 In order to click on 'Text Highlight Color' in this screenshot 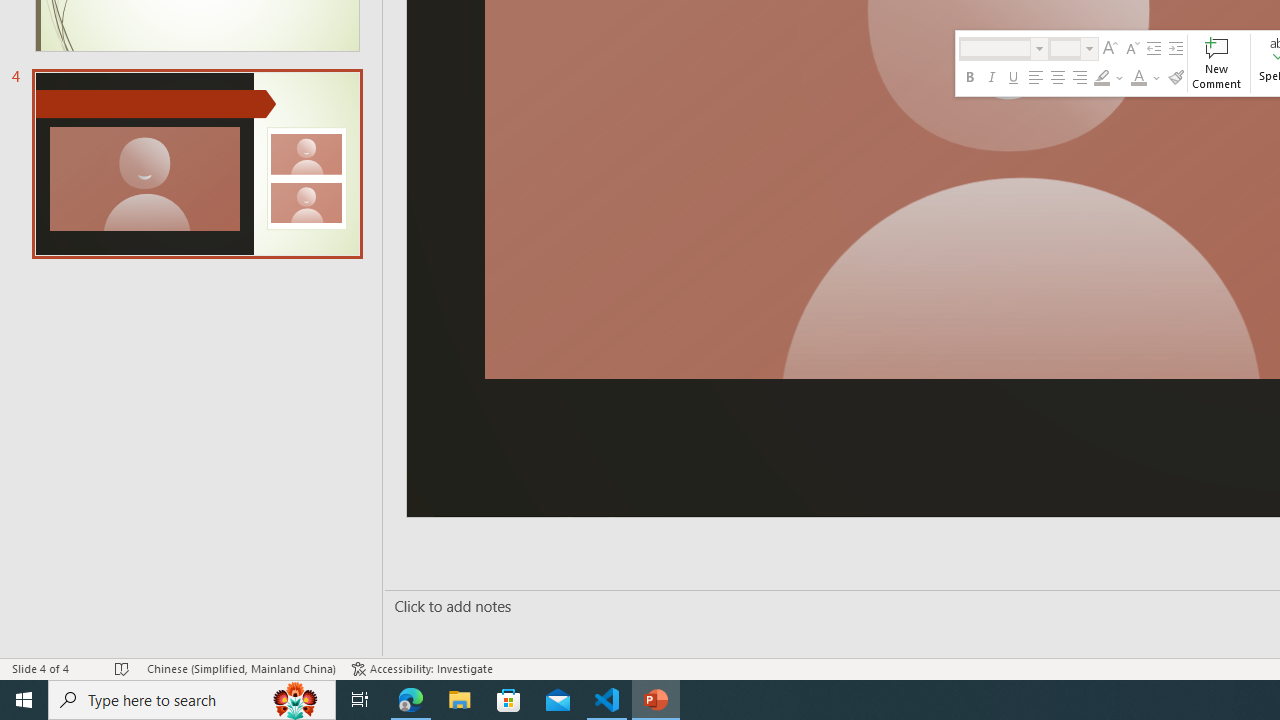, I will do `click(1108, 77)`.